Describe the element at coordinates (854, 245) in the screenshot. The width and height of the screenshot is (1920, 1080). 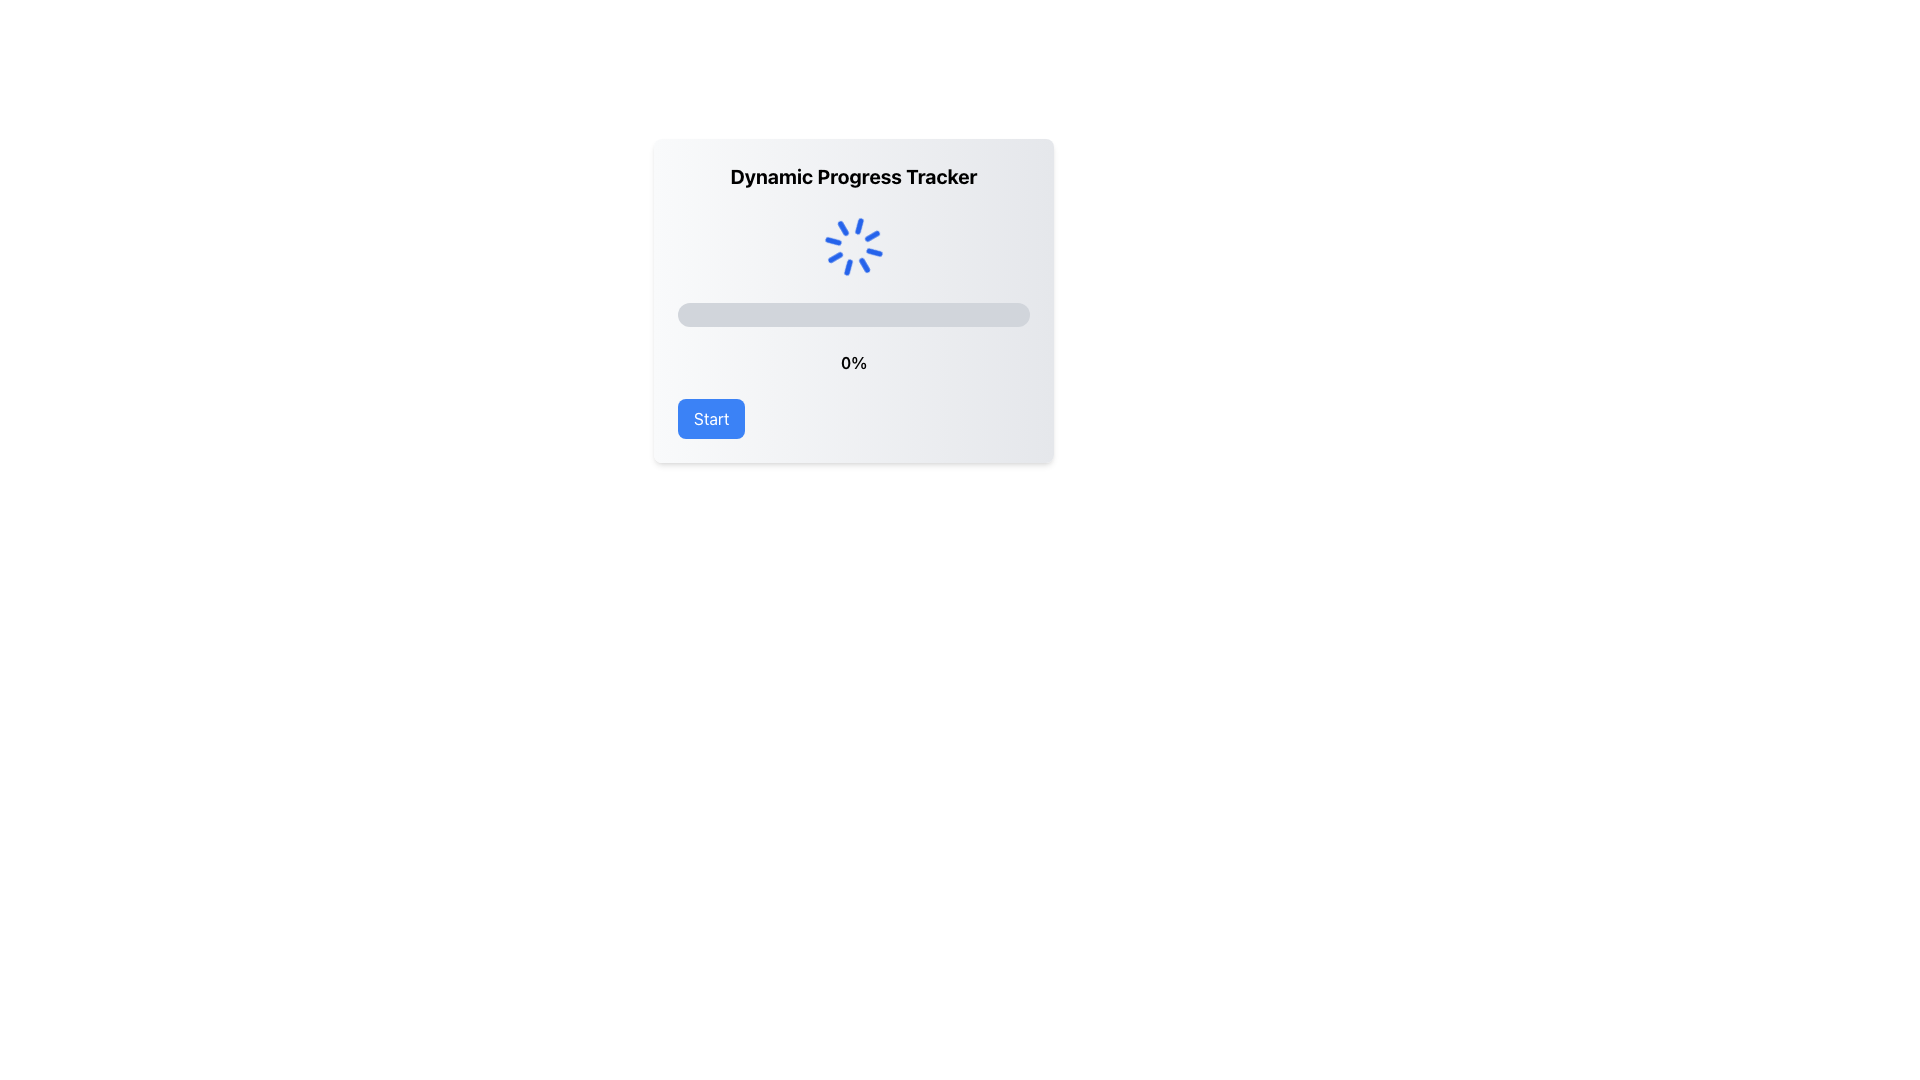
I see `the spinning loader icon located in the progress tracker section of the 'Dynamic Progress Tracker' card` at that location.